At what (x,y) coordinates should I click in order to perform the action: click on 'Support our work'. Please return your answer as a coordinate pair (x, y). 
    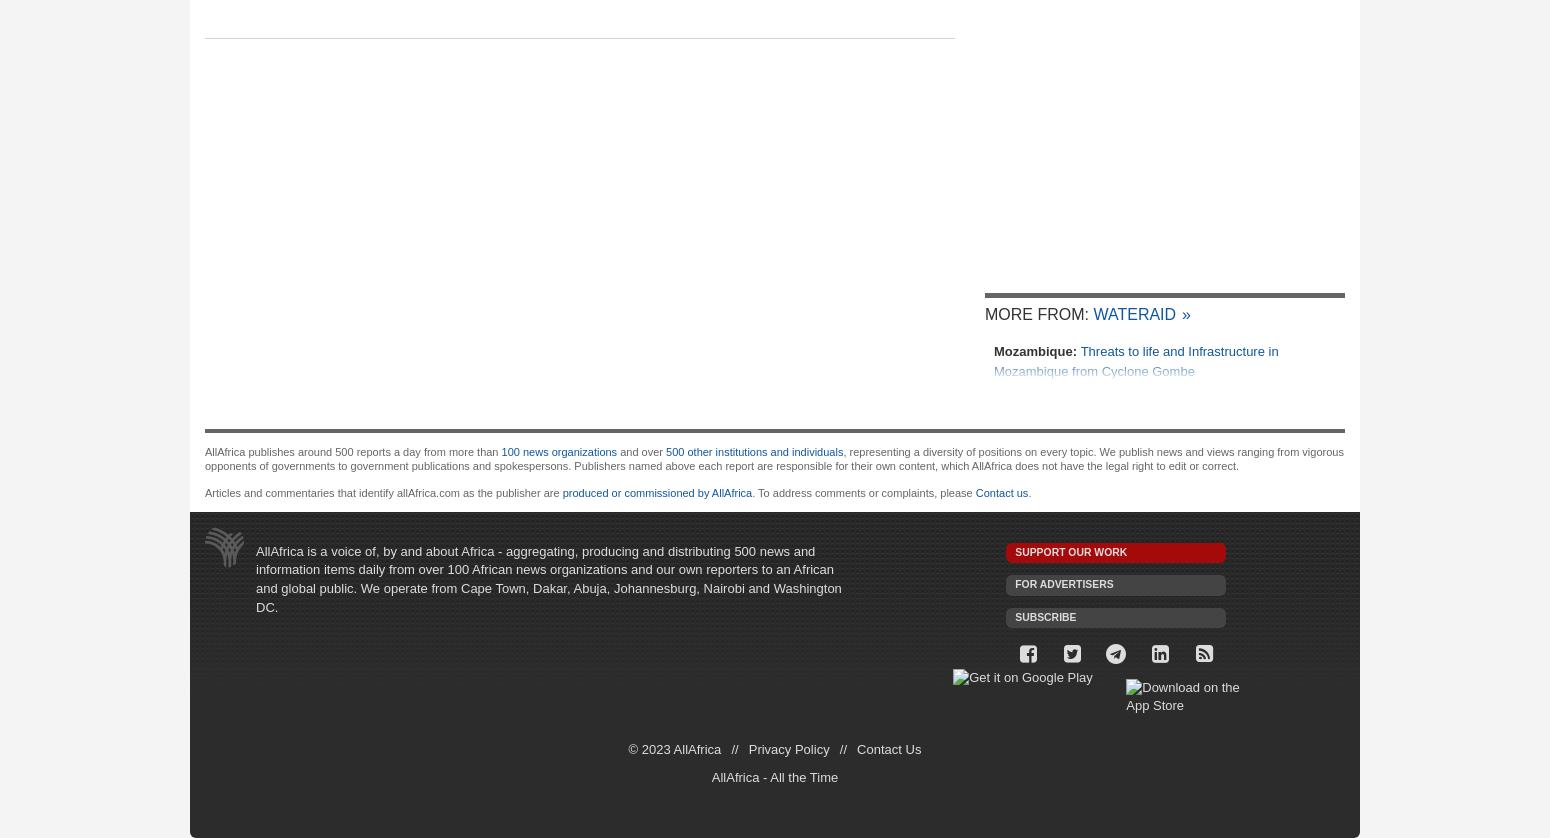
    Looking at the image, I should click on (1071, 551).